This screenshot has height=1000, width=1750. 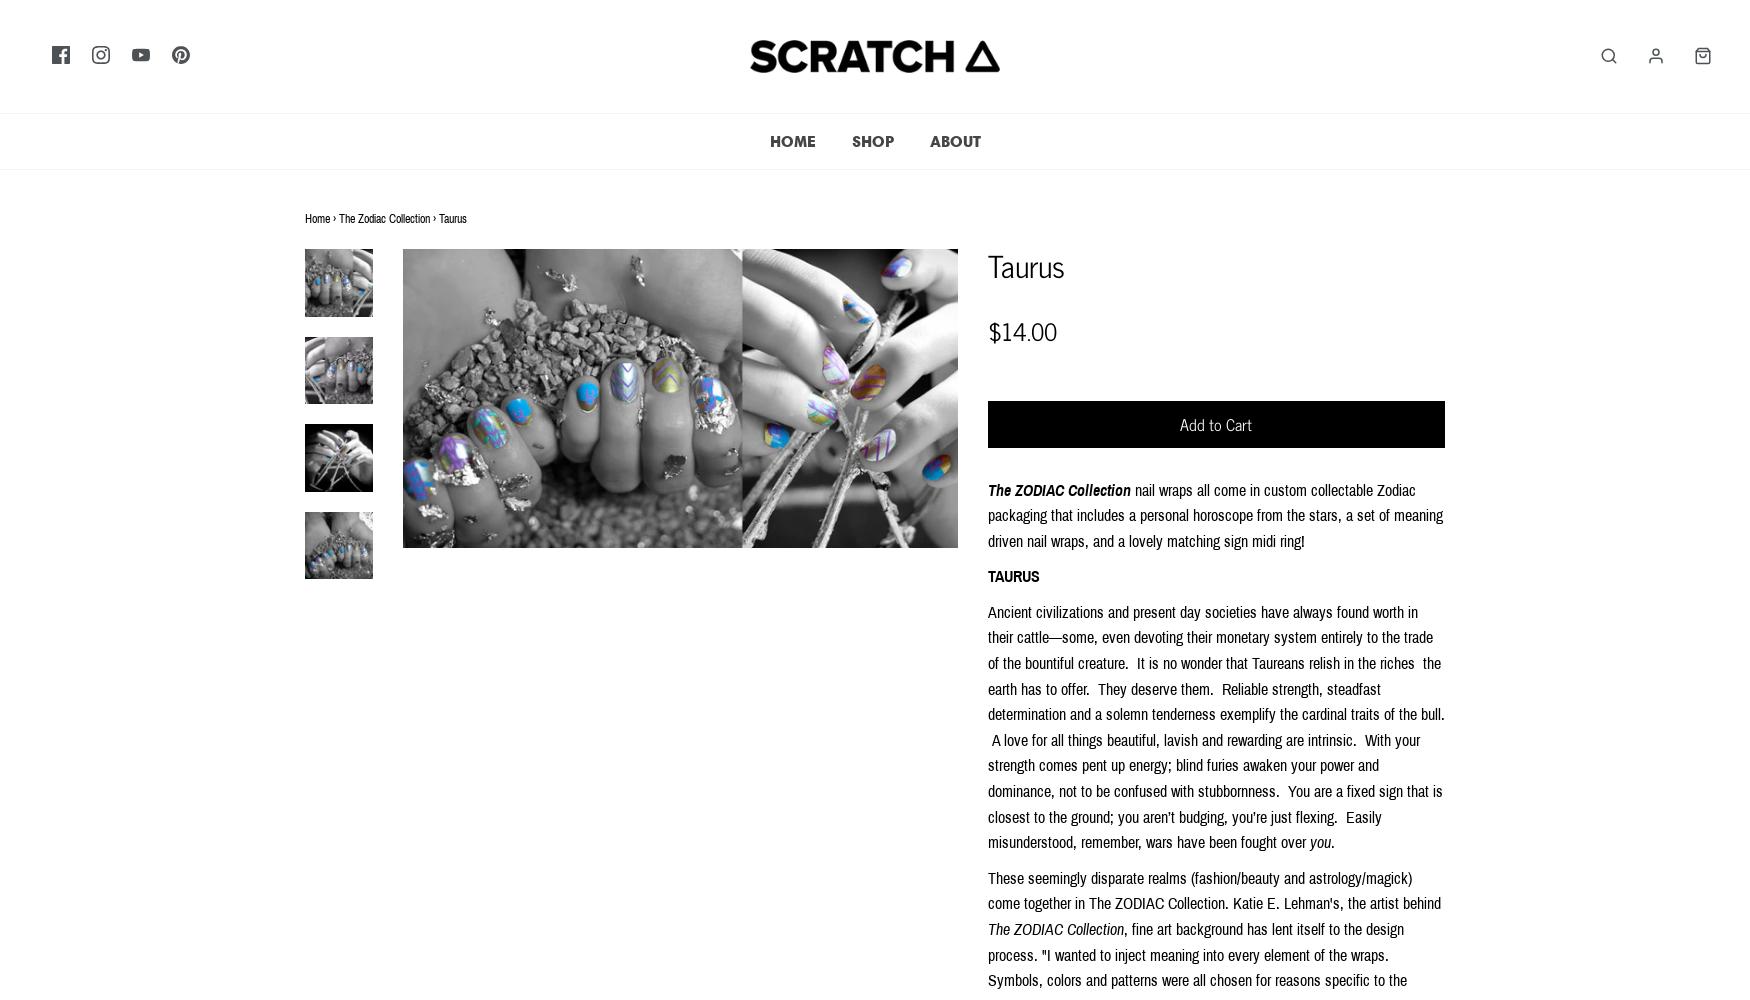 What do you see at coordinates (1383, 903) in the screenshot?
I see `''s, the artist behind'` at bounding box center [1383, 903].